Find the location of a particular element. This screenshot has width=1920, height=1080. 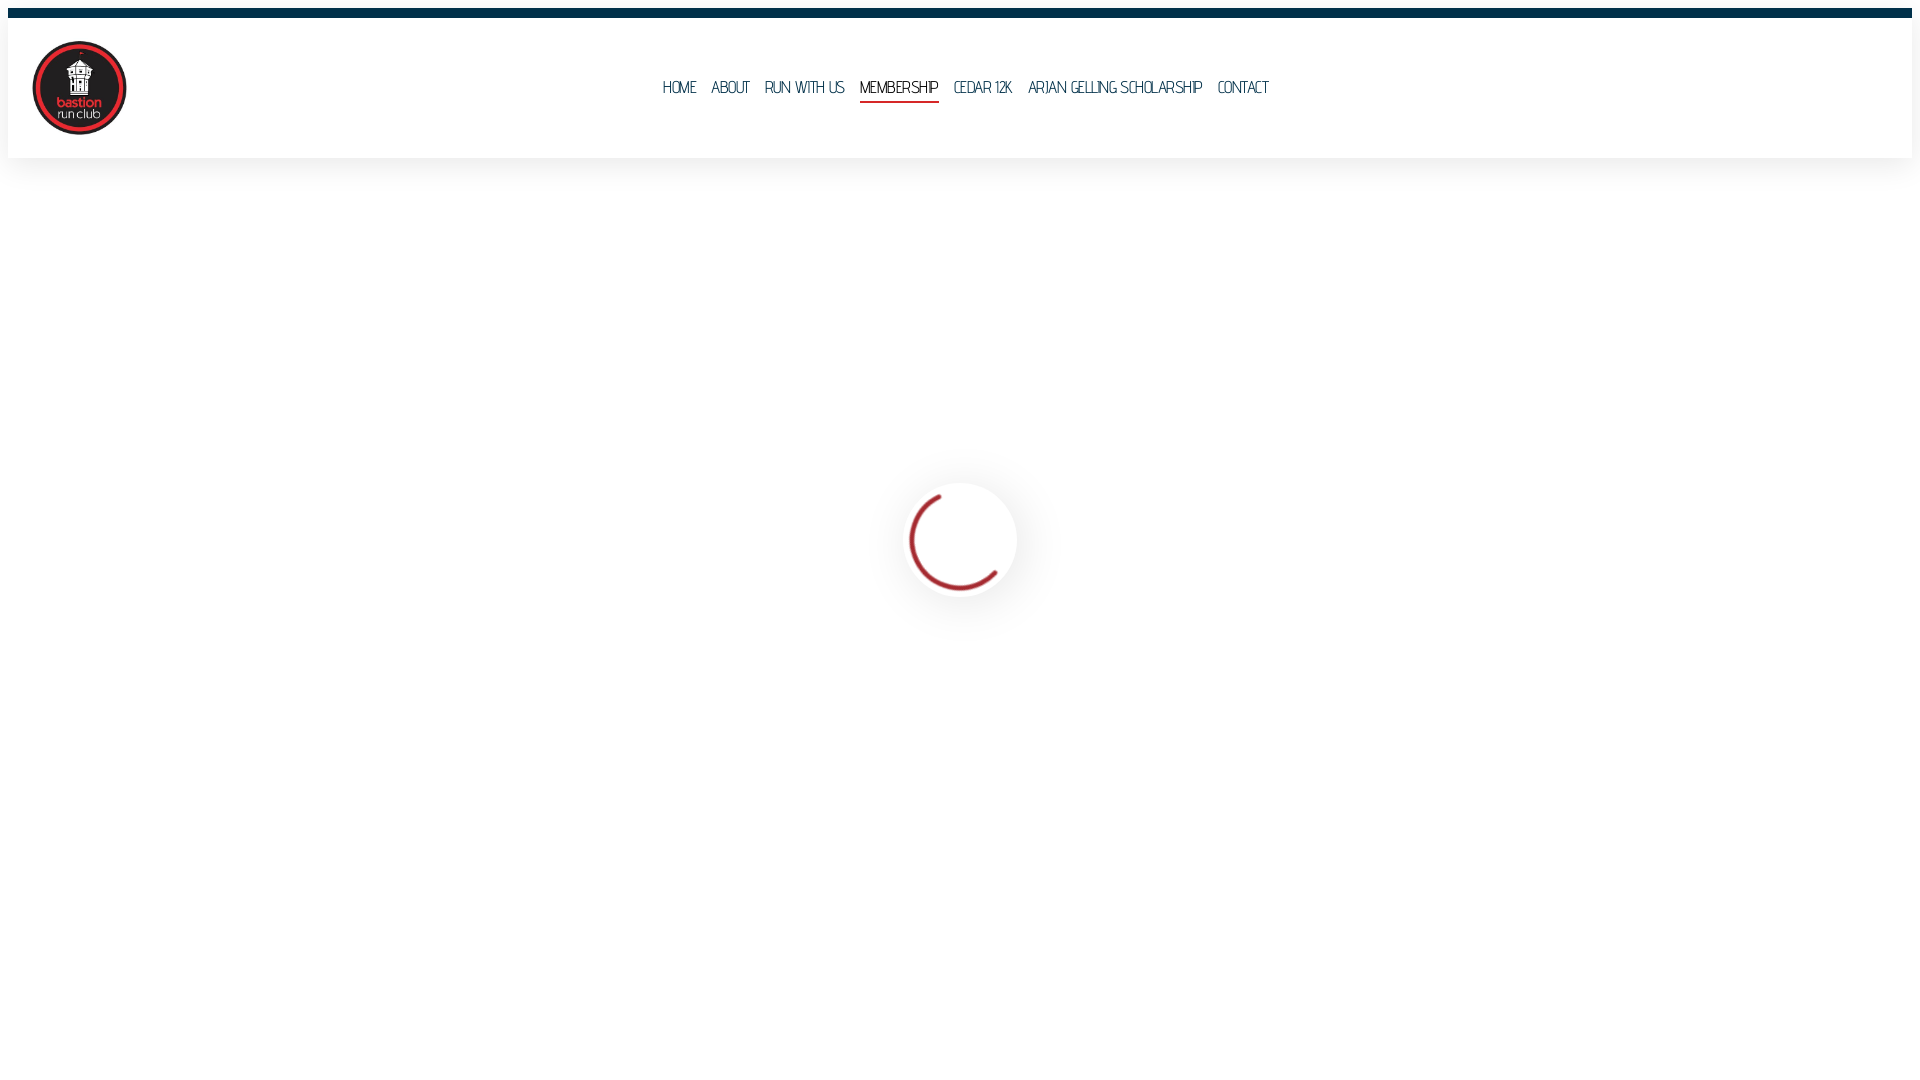

'CEDAR 12K' is located at coordinates (983, 87).